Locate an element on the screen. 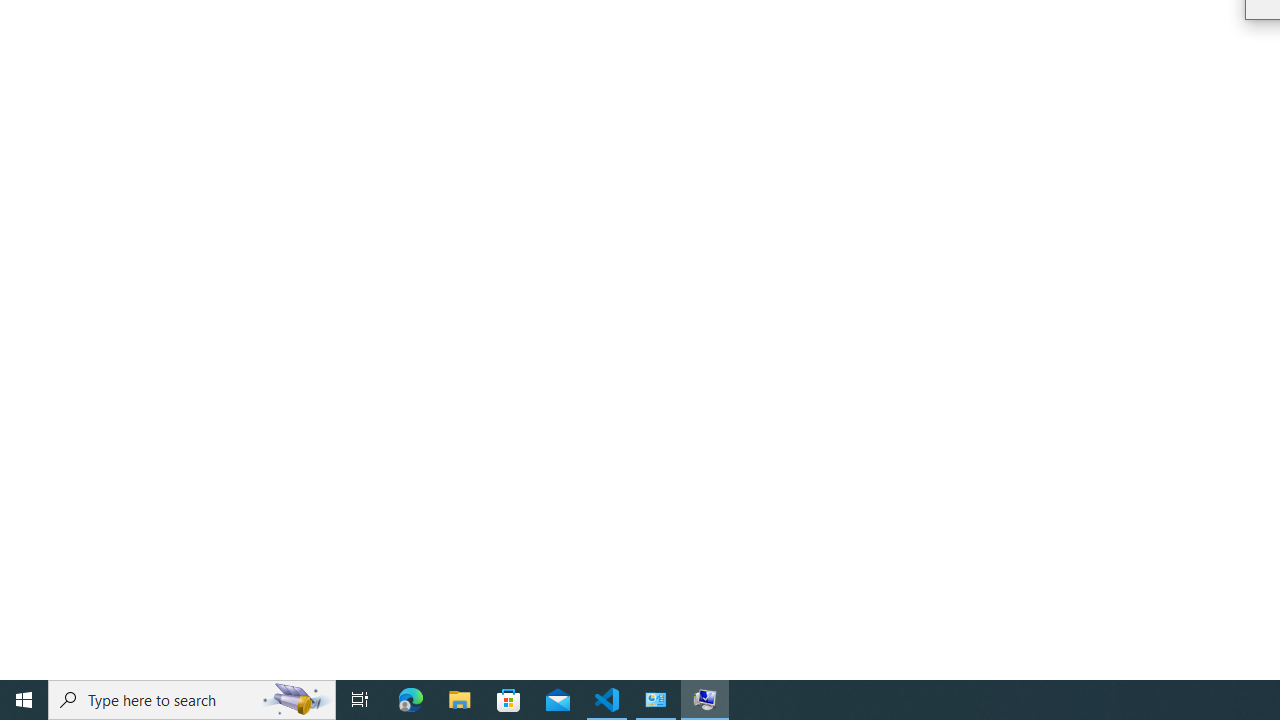 The image size is (1280, 720). 'Control Panel - 1 running window' is located at coordinates (656, 698).